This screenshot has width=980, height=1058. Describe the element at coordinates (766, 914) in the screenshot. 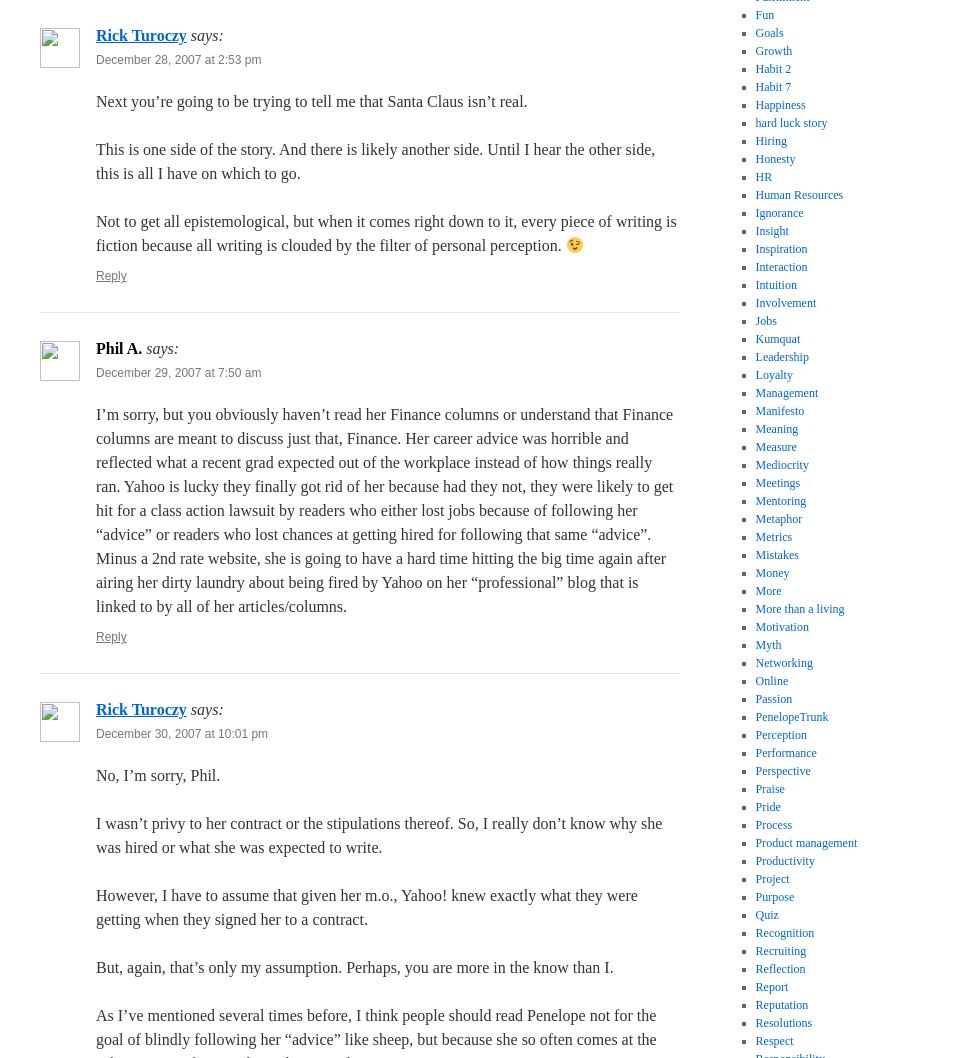

I see `'Quiz'` at that location.